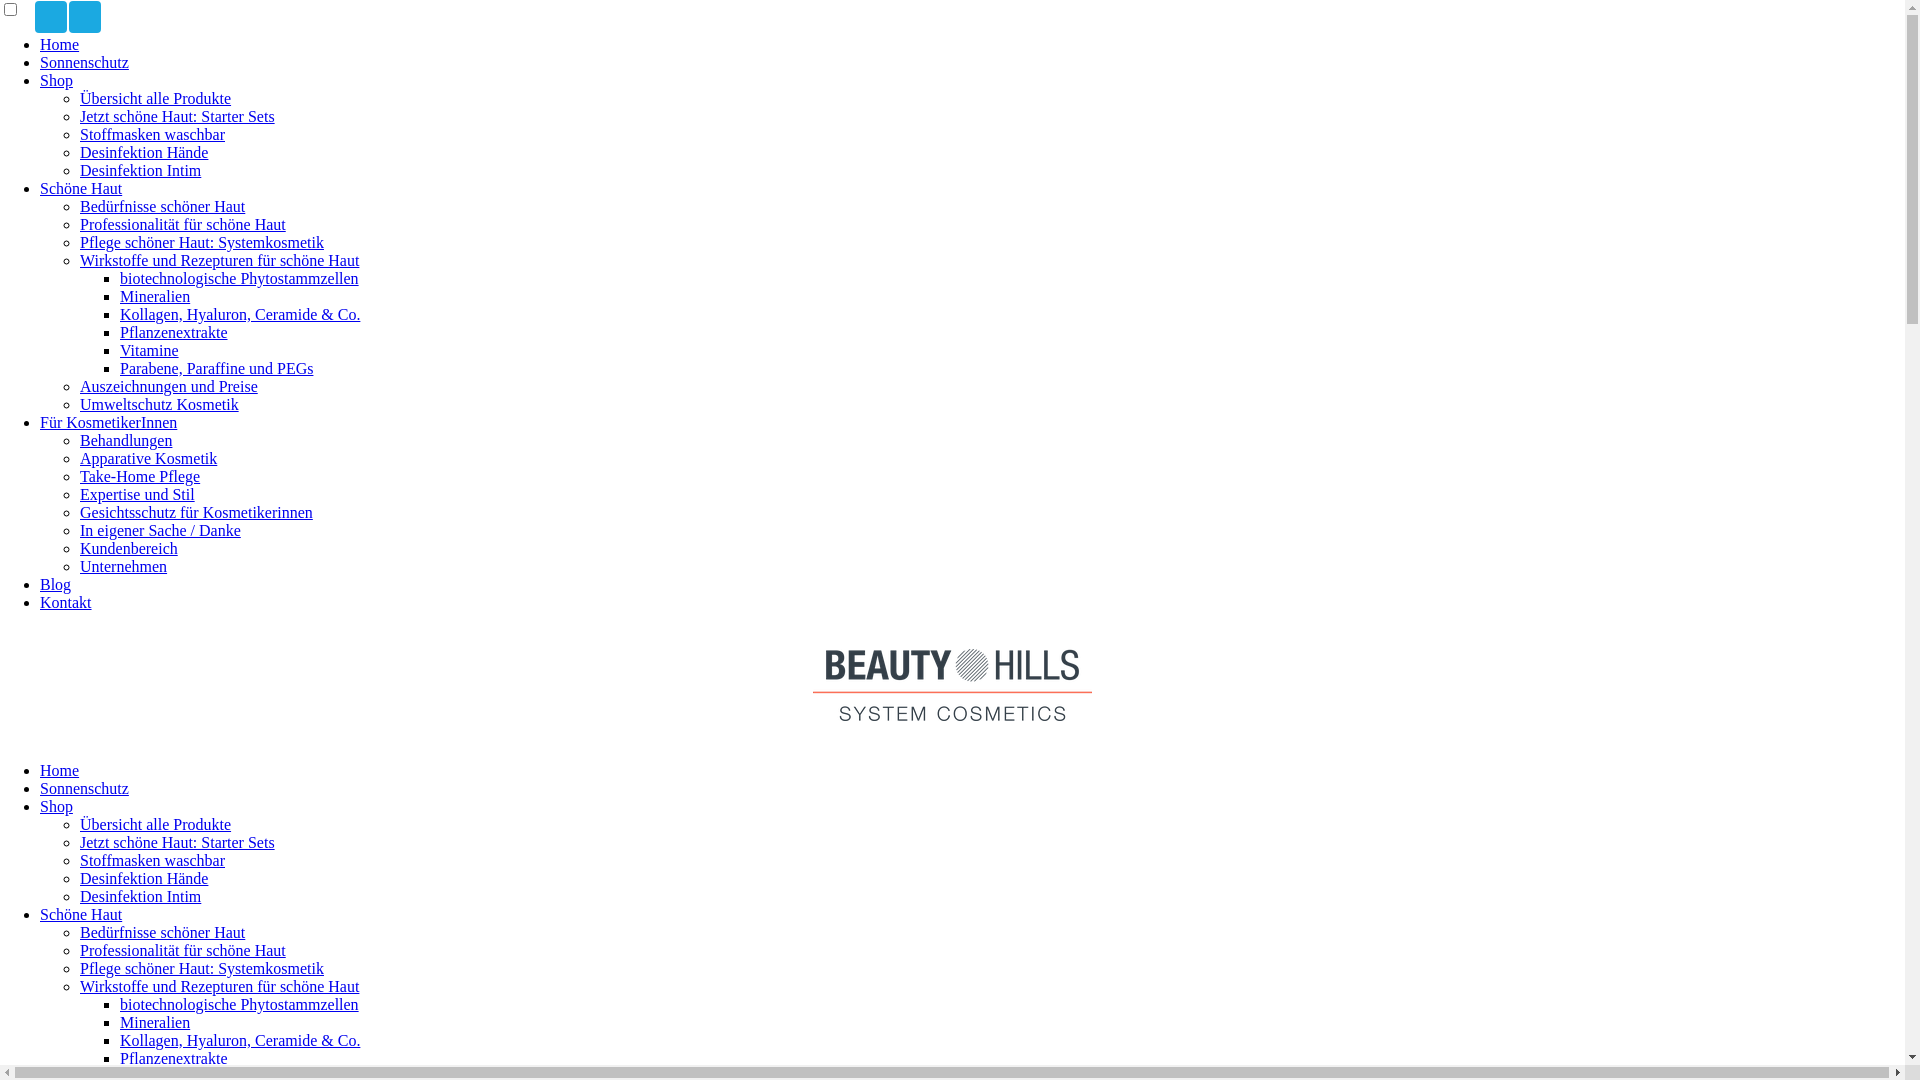 This screenshot has height=1080, width=1920. Describe the element at coordinates (151, 859) in the screenshot. I see `'Stoffmasken waschbar'` at that location.